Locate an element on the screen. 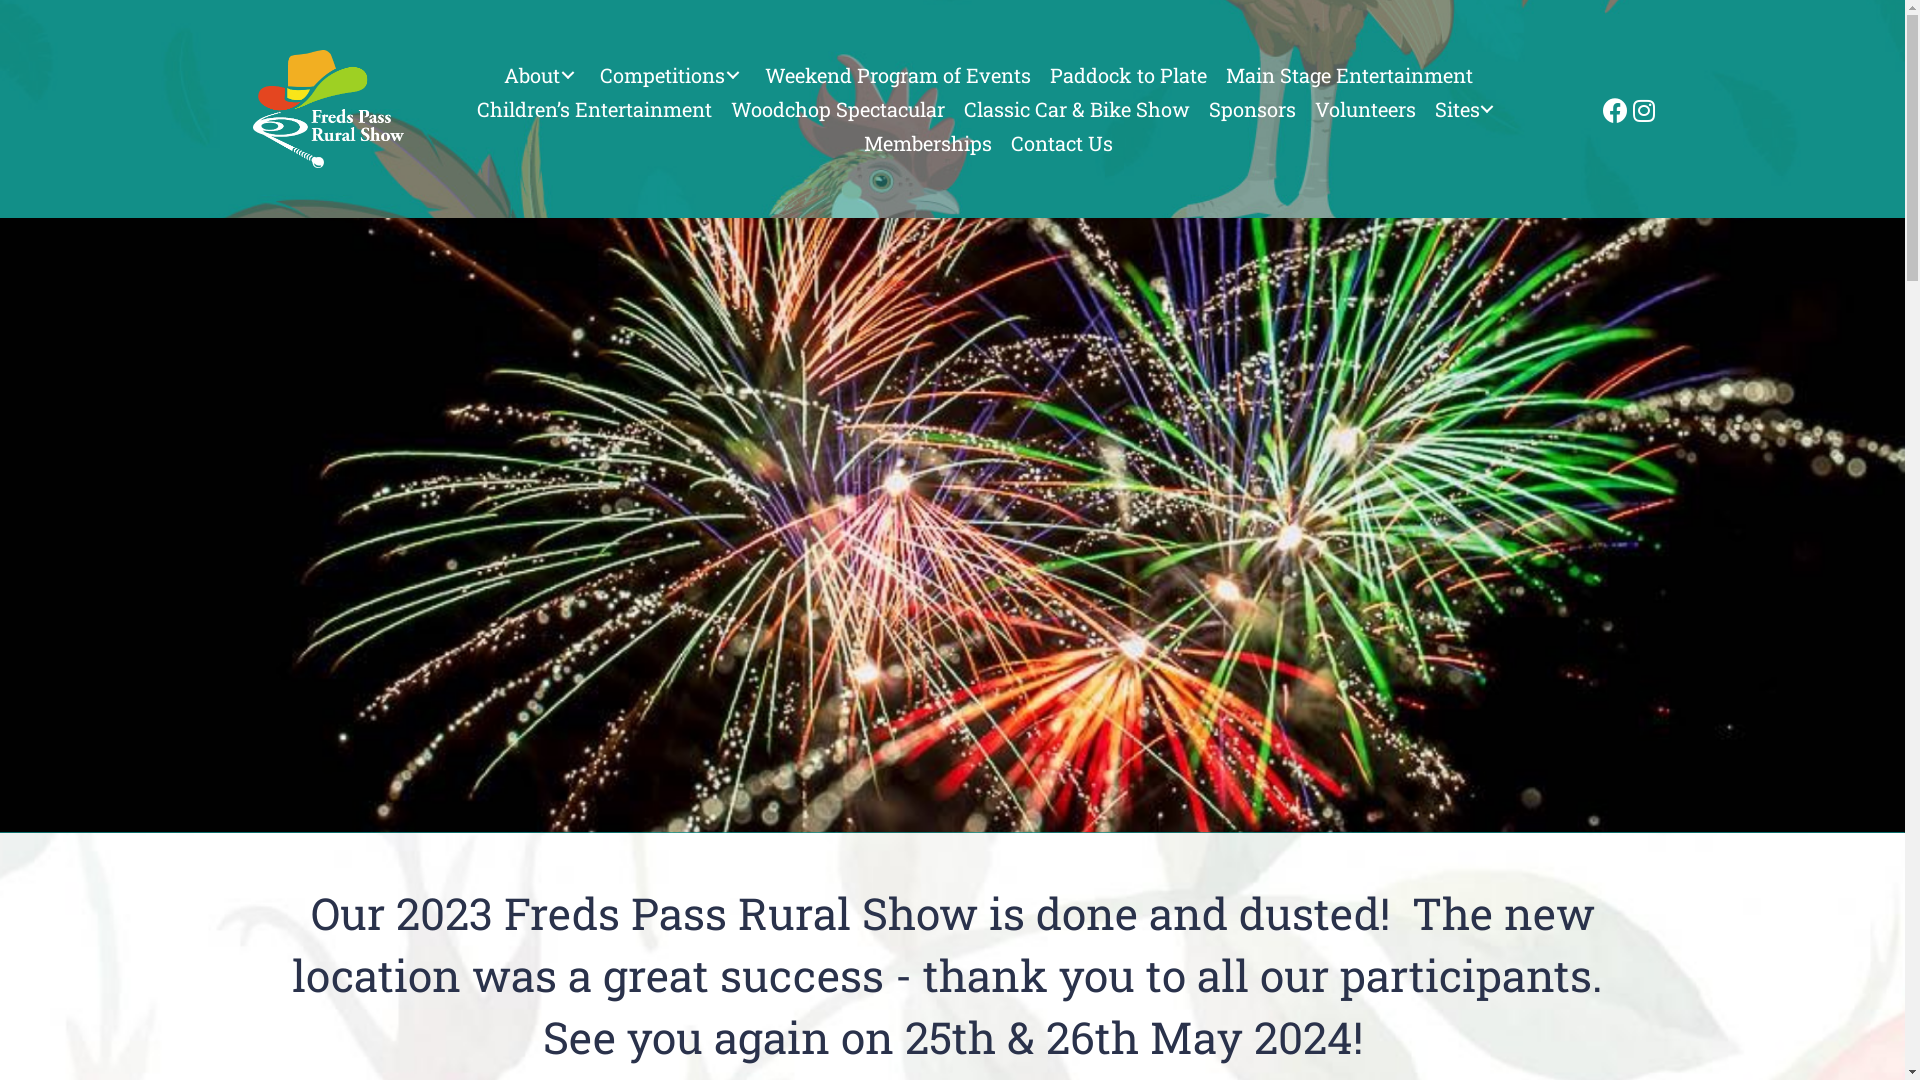  'Classic Car & Bike Show' is located at coordinates (954, 108).